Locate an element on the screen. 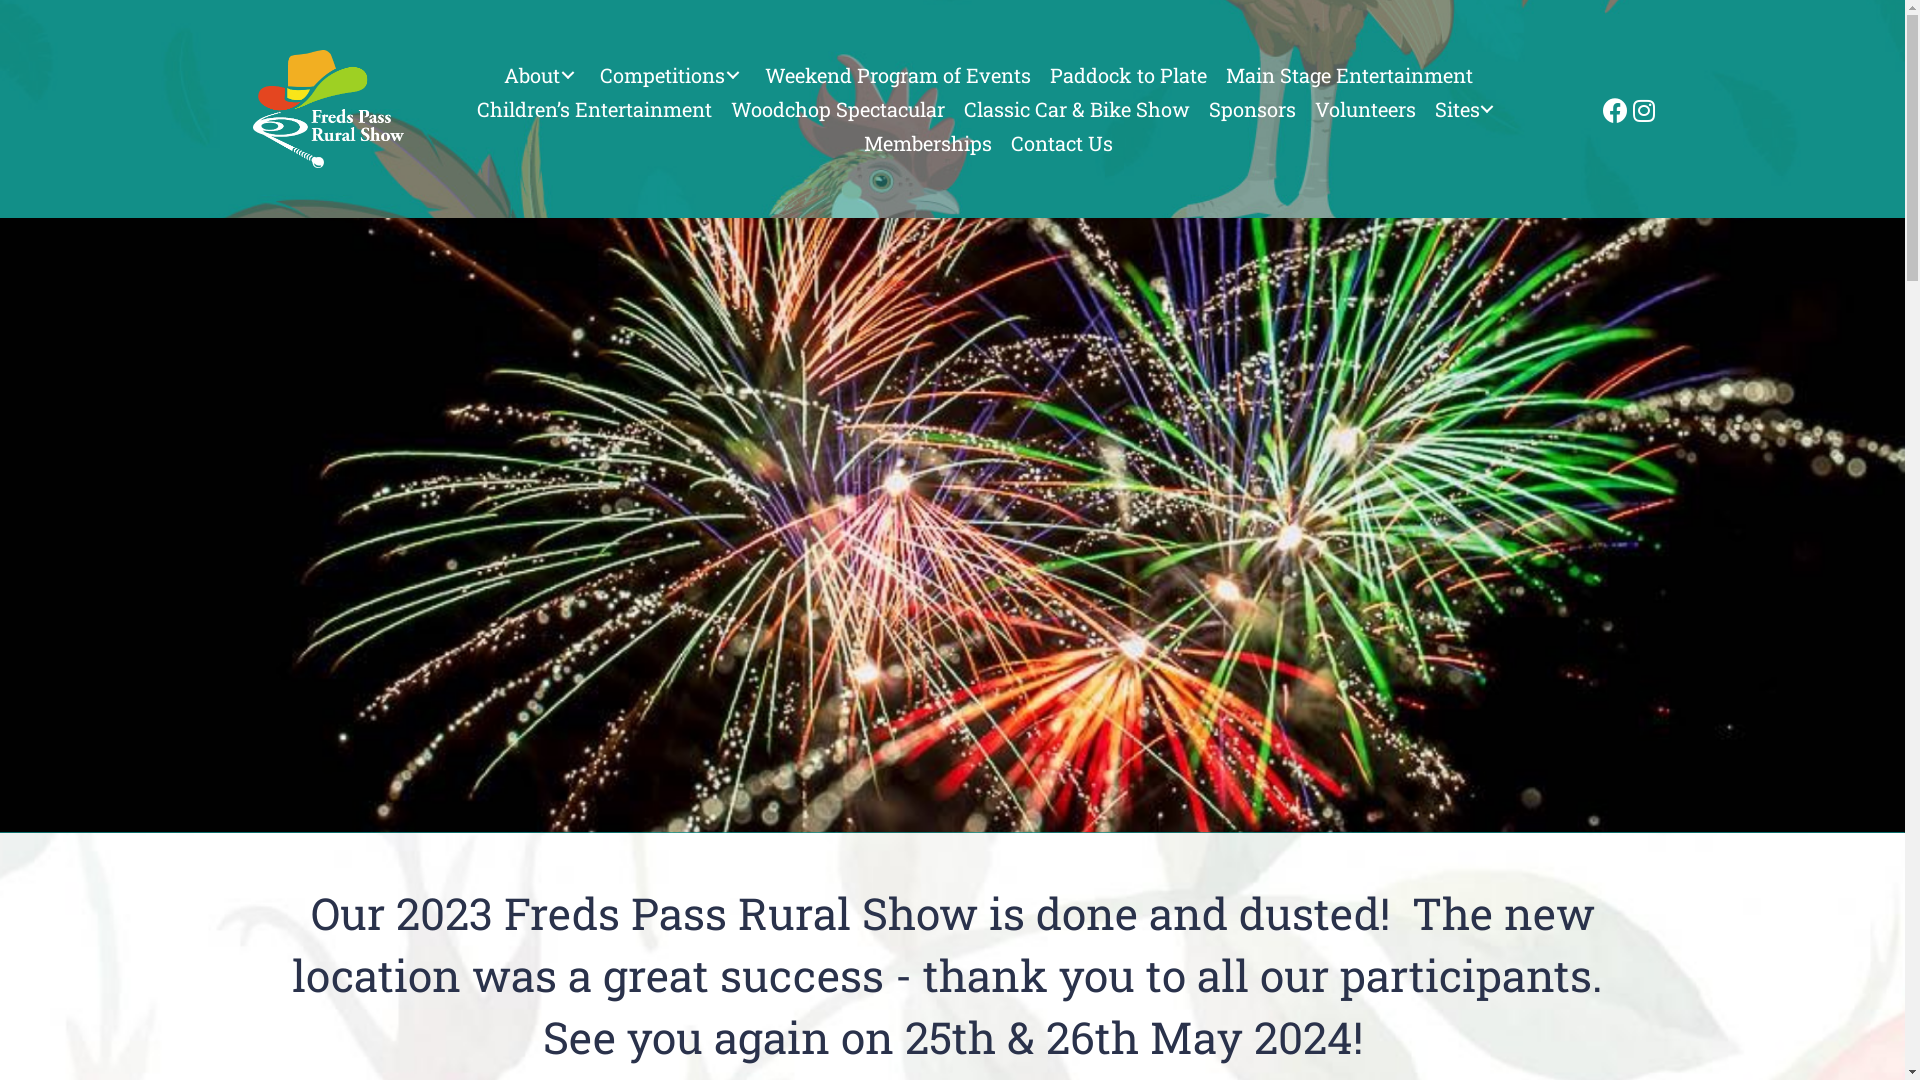  'Classic Car & Bike Show' is located at coordinates (954, 108).